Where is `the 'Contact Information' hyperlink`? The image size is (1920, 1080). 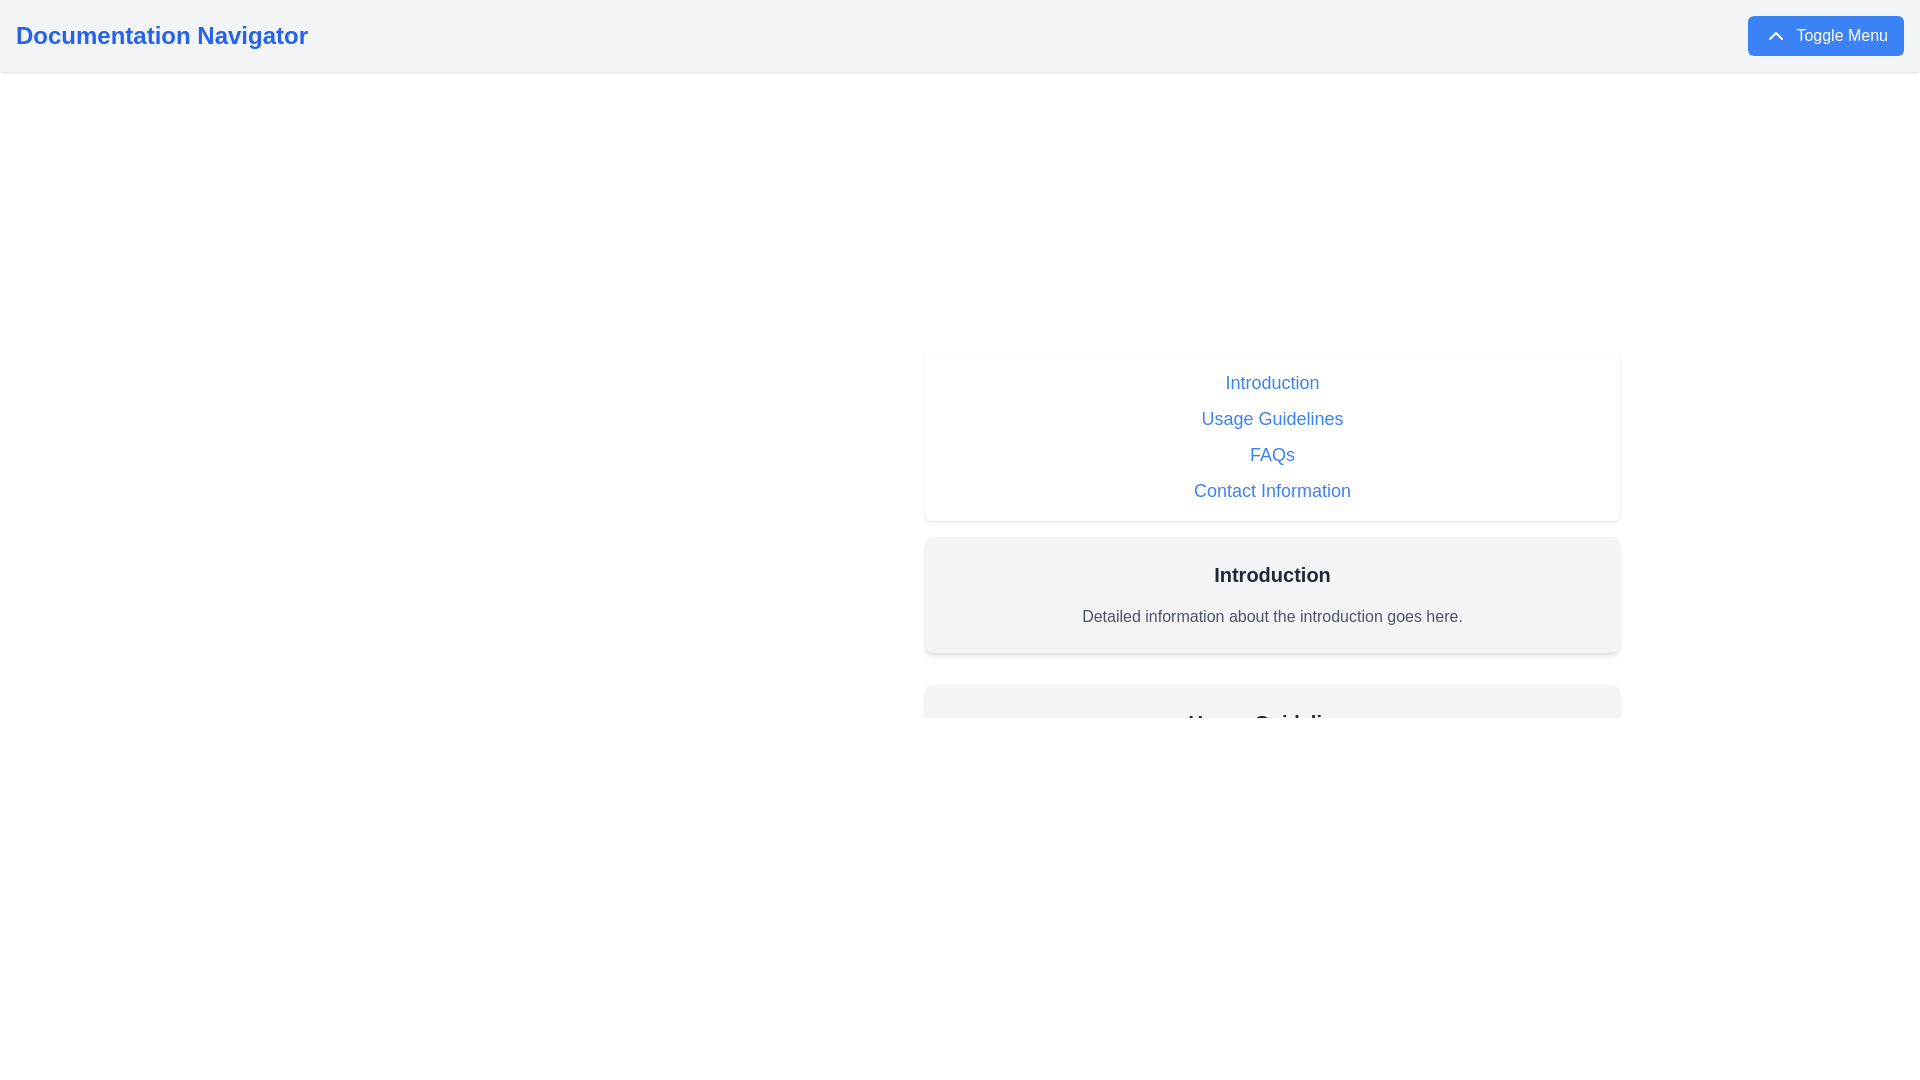
the 'Contact Information' hyperlink is located at coordinates (1271, 490).